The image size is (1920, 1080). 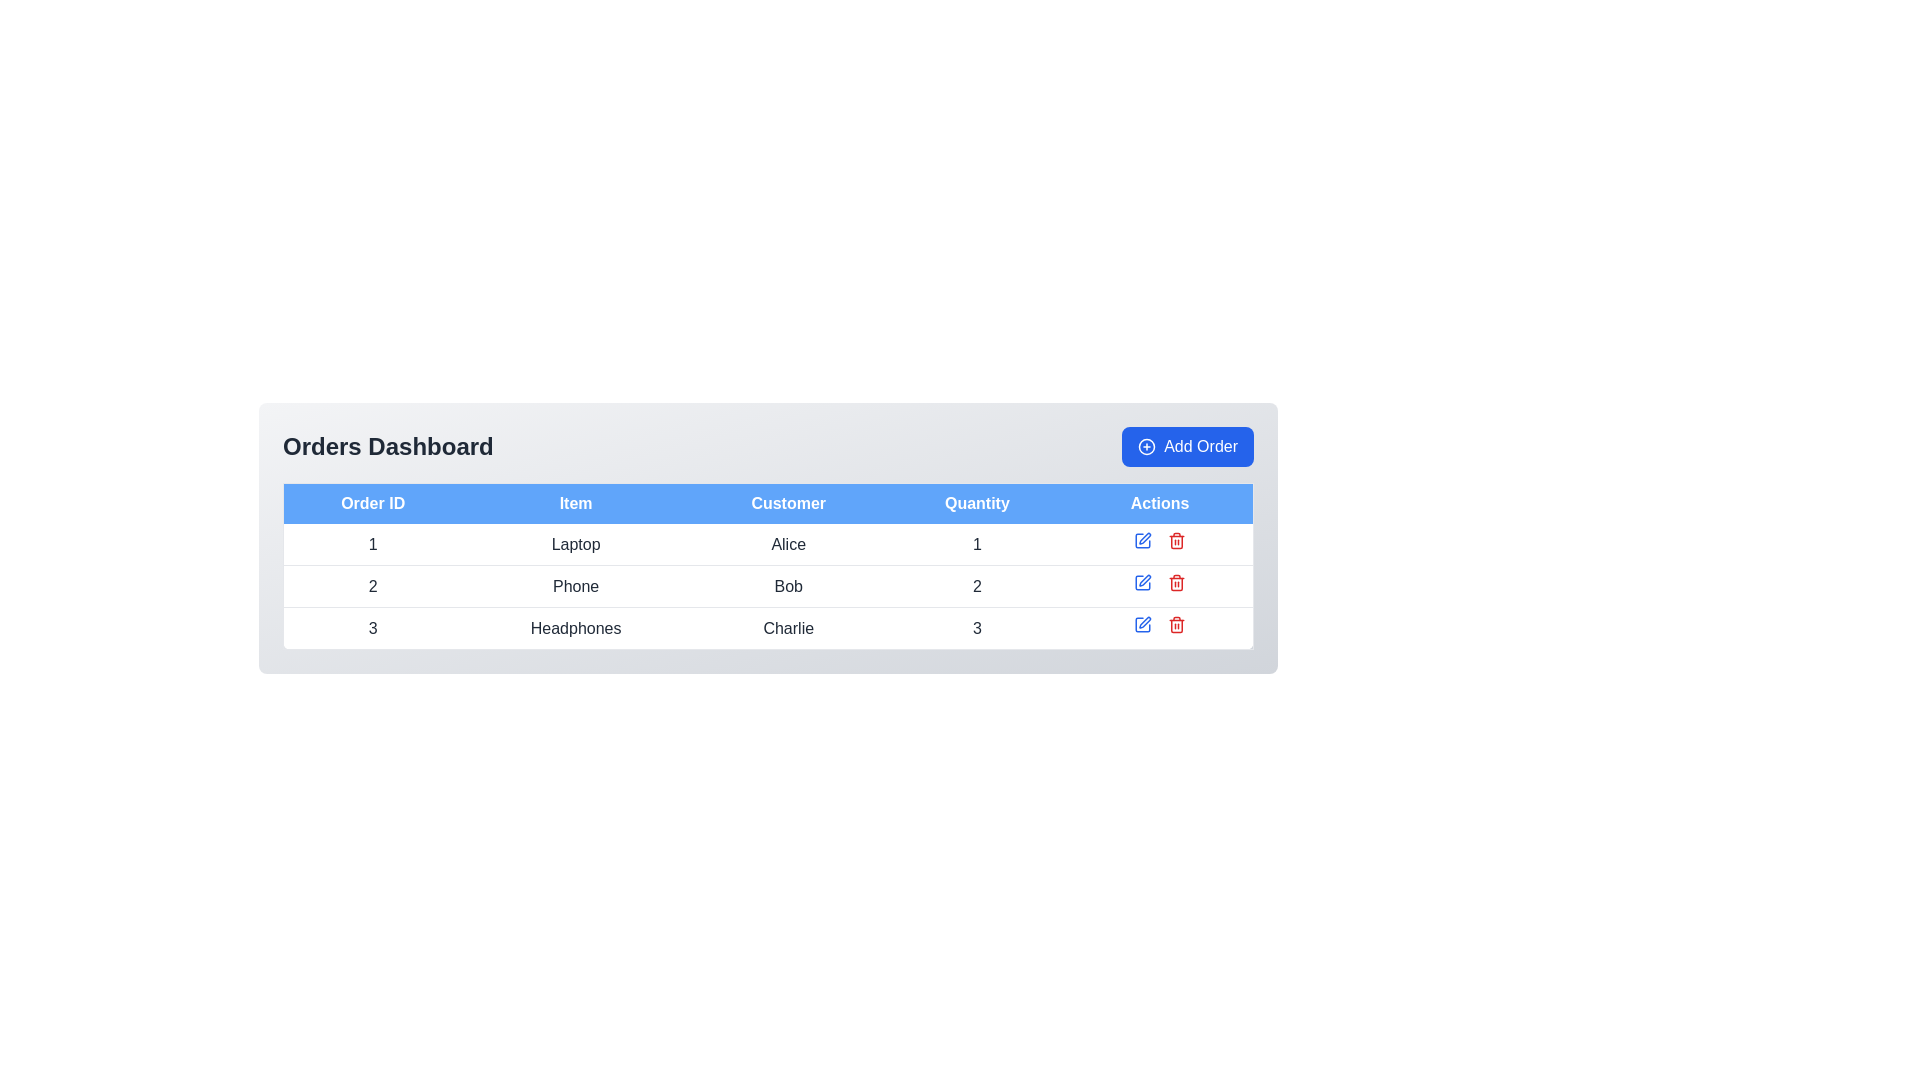 I want to click on the text block displaying '2' in bold style, located in the first column of the second row of the table, so click(x=372, y=585).